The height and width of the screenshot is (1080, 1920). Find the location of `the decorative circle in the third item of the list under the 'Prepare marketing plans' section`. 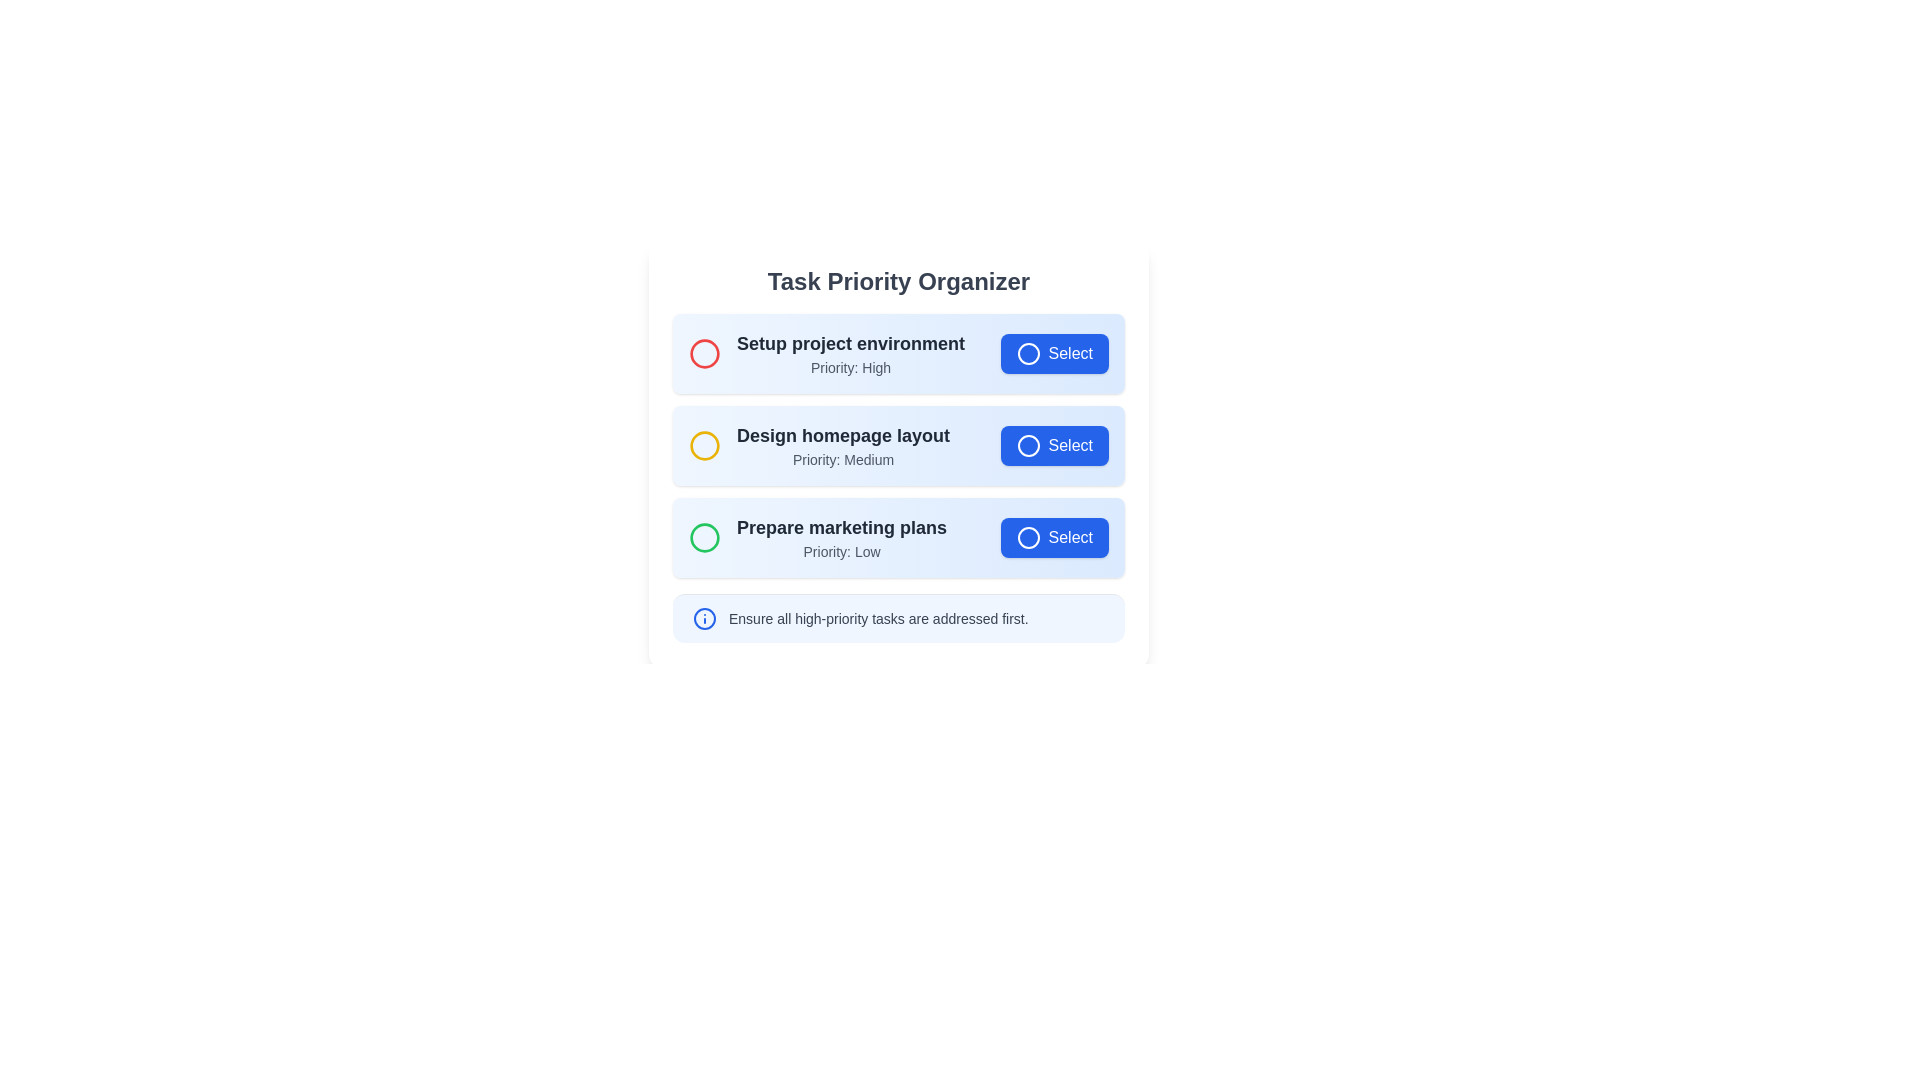

the decorative circle in the third item of the list under the 'Prepare marketing plans' section is located at coordinates (705, 536).